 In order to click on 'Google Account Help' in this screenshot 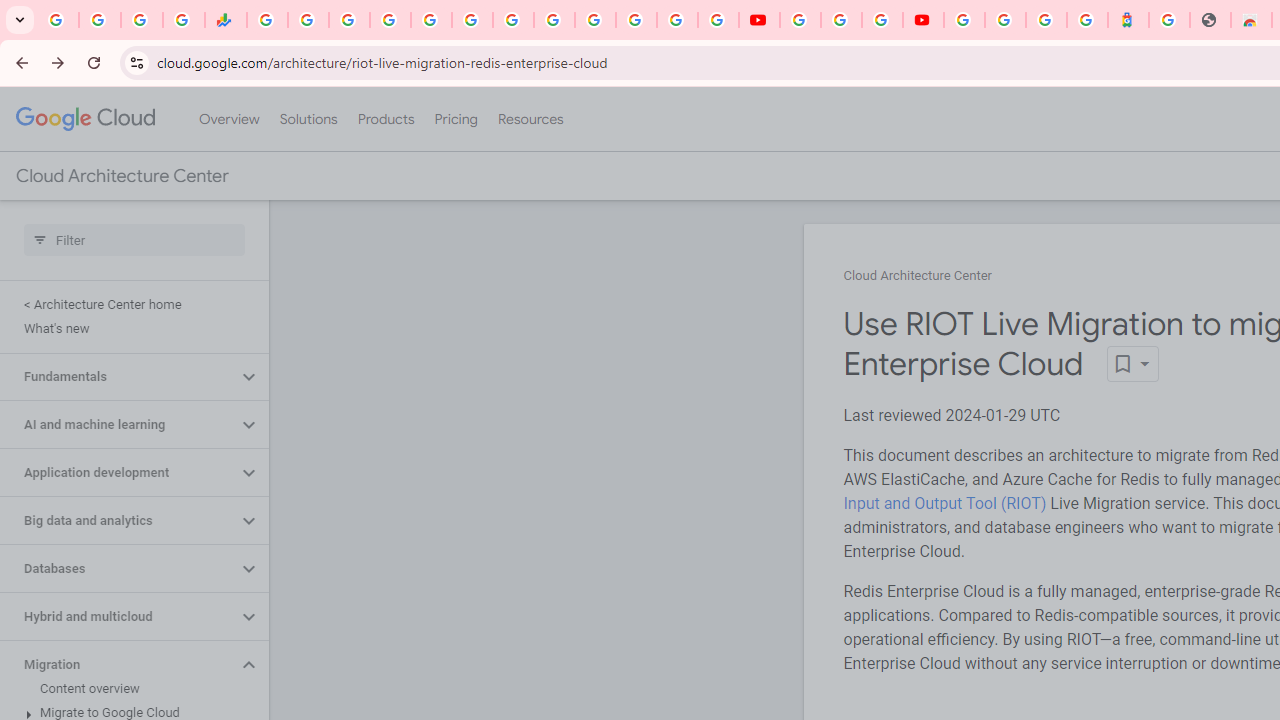, I will do `click(840, 20)`.